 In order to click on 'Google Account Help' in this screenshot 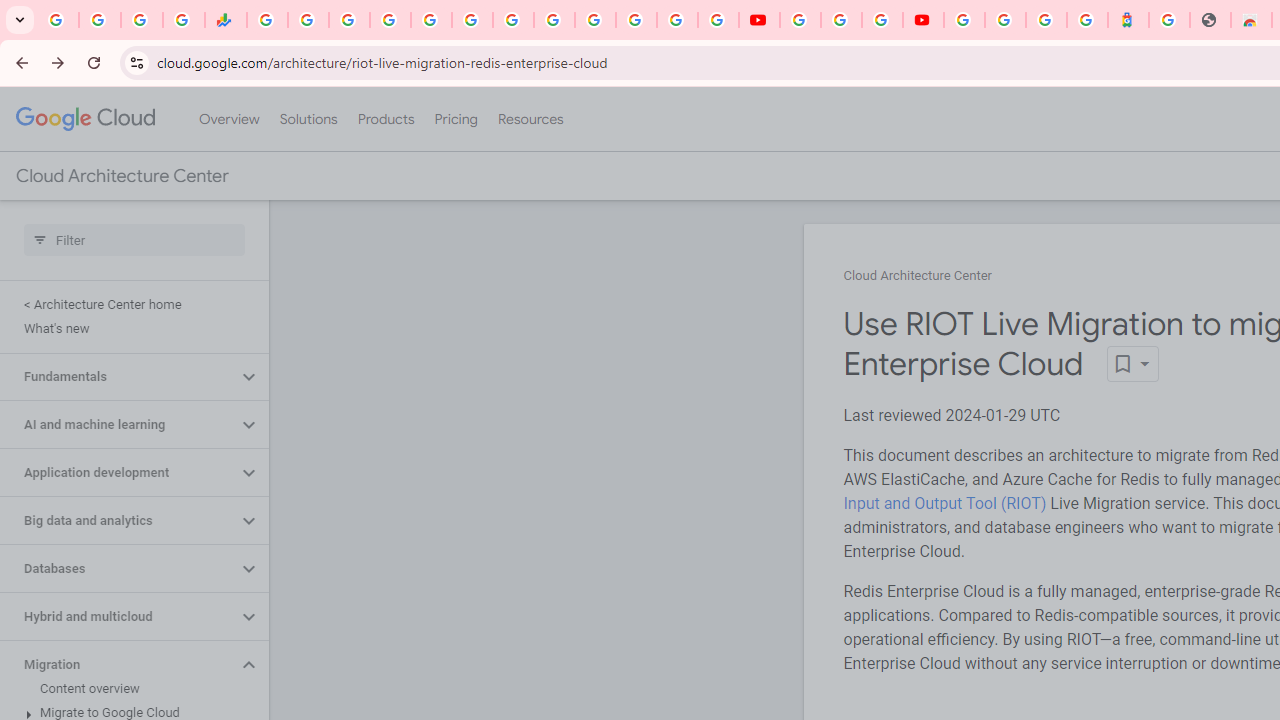, I will do `click(840, 20)`.